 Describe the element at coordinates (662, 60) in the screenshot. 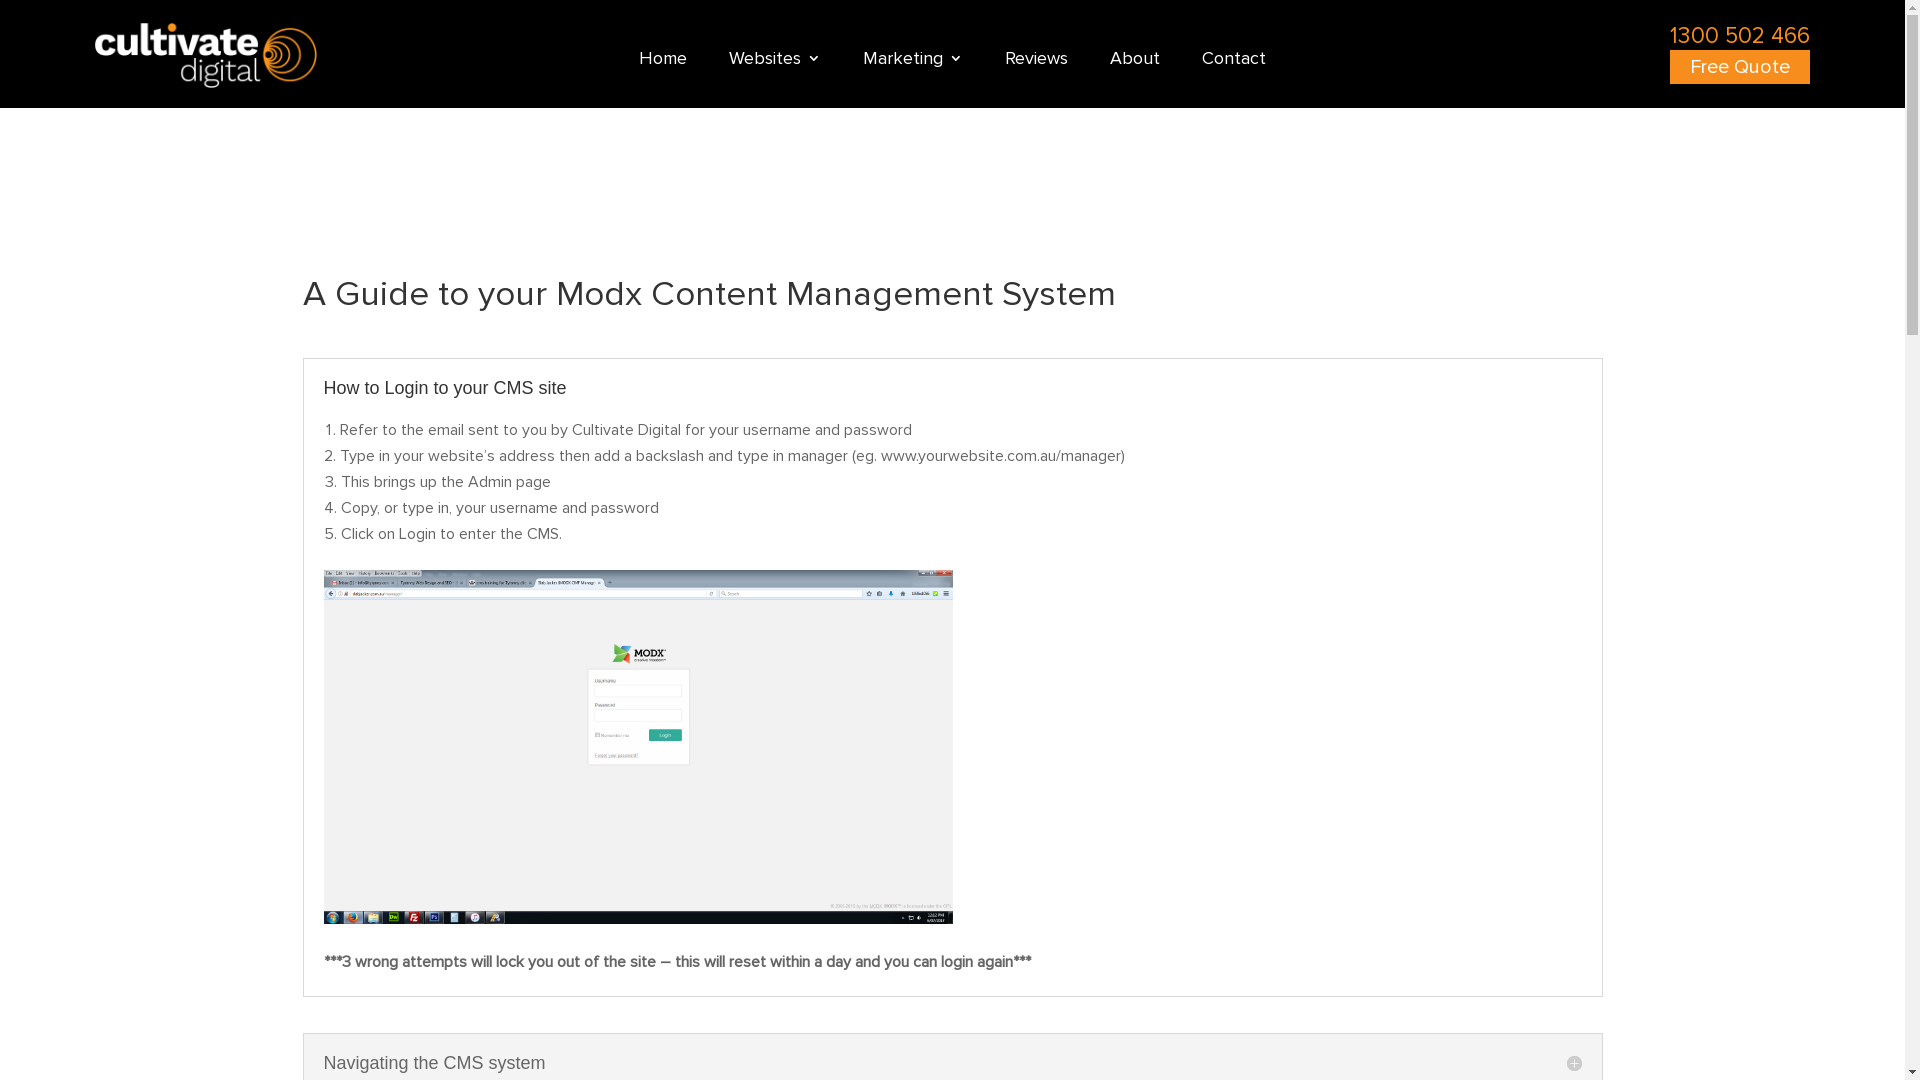

I see `'Home'` at that location.